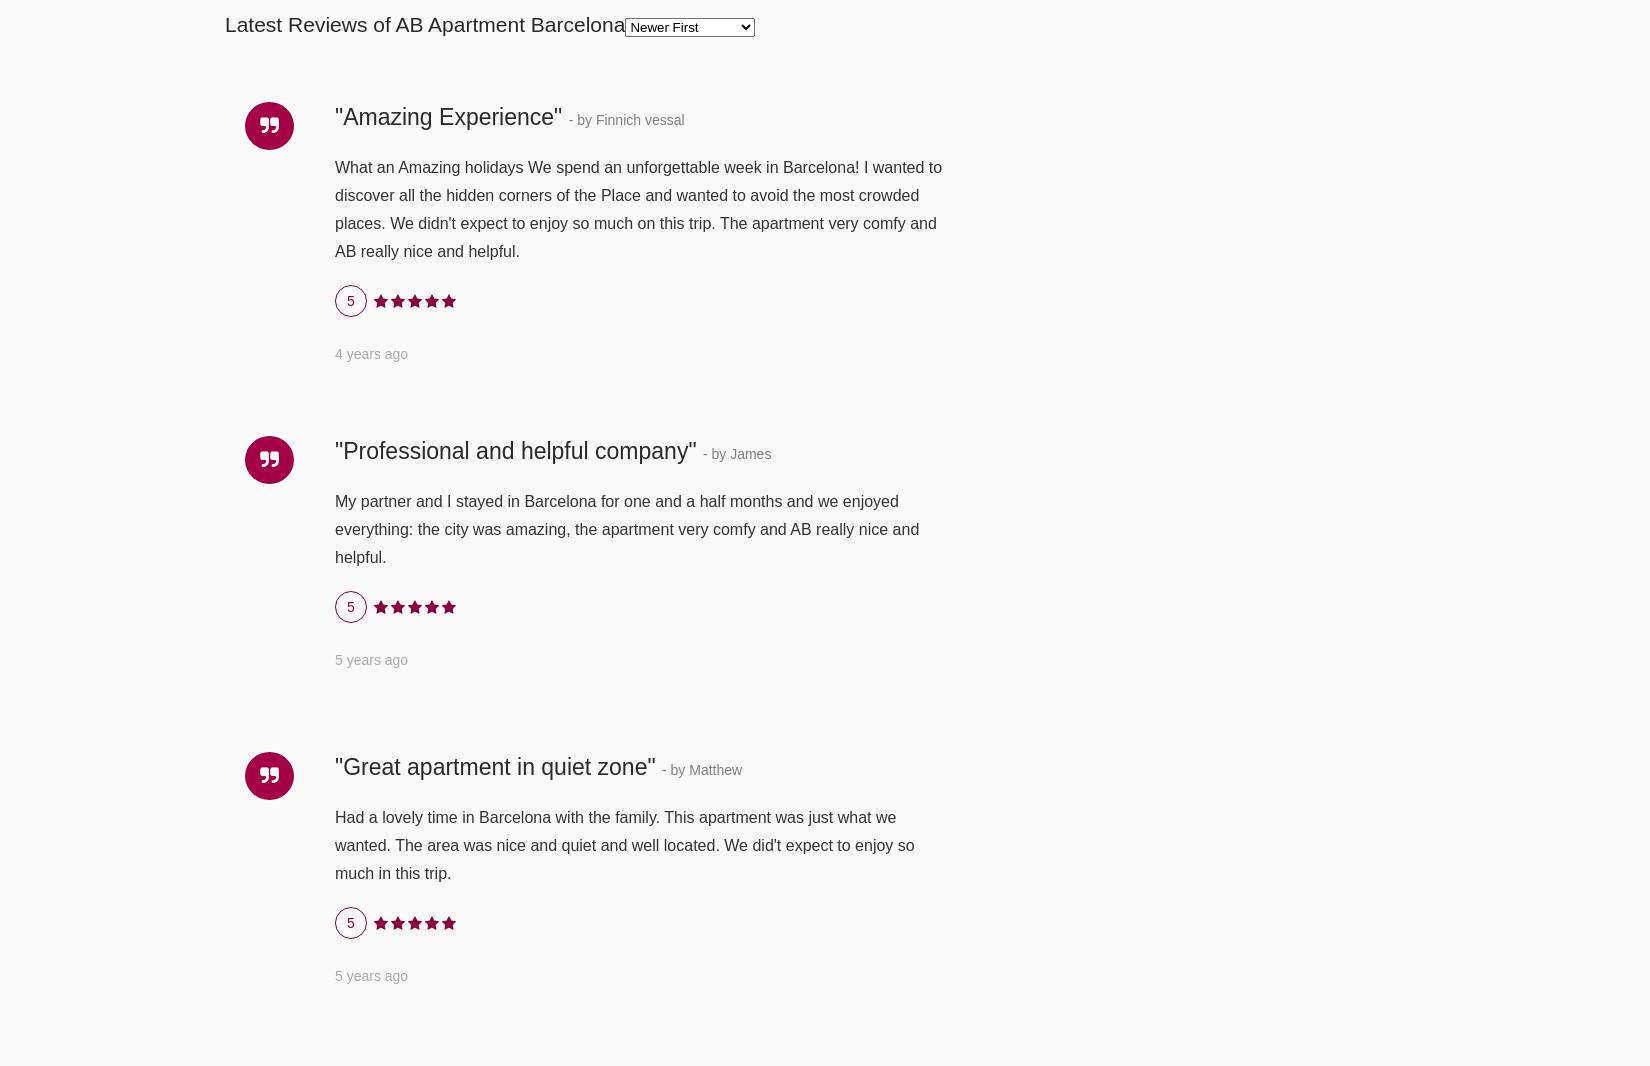 This screenshot has width=1650, height=1066. Describe the element at coordinates (735, 453) in the screenshot. I see `'- by James'` at that location.